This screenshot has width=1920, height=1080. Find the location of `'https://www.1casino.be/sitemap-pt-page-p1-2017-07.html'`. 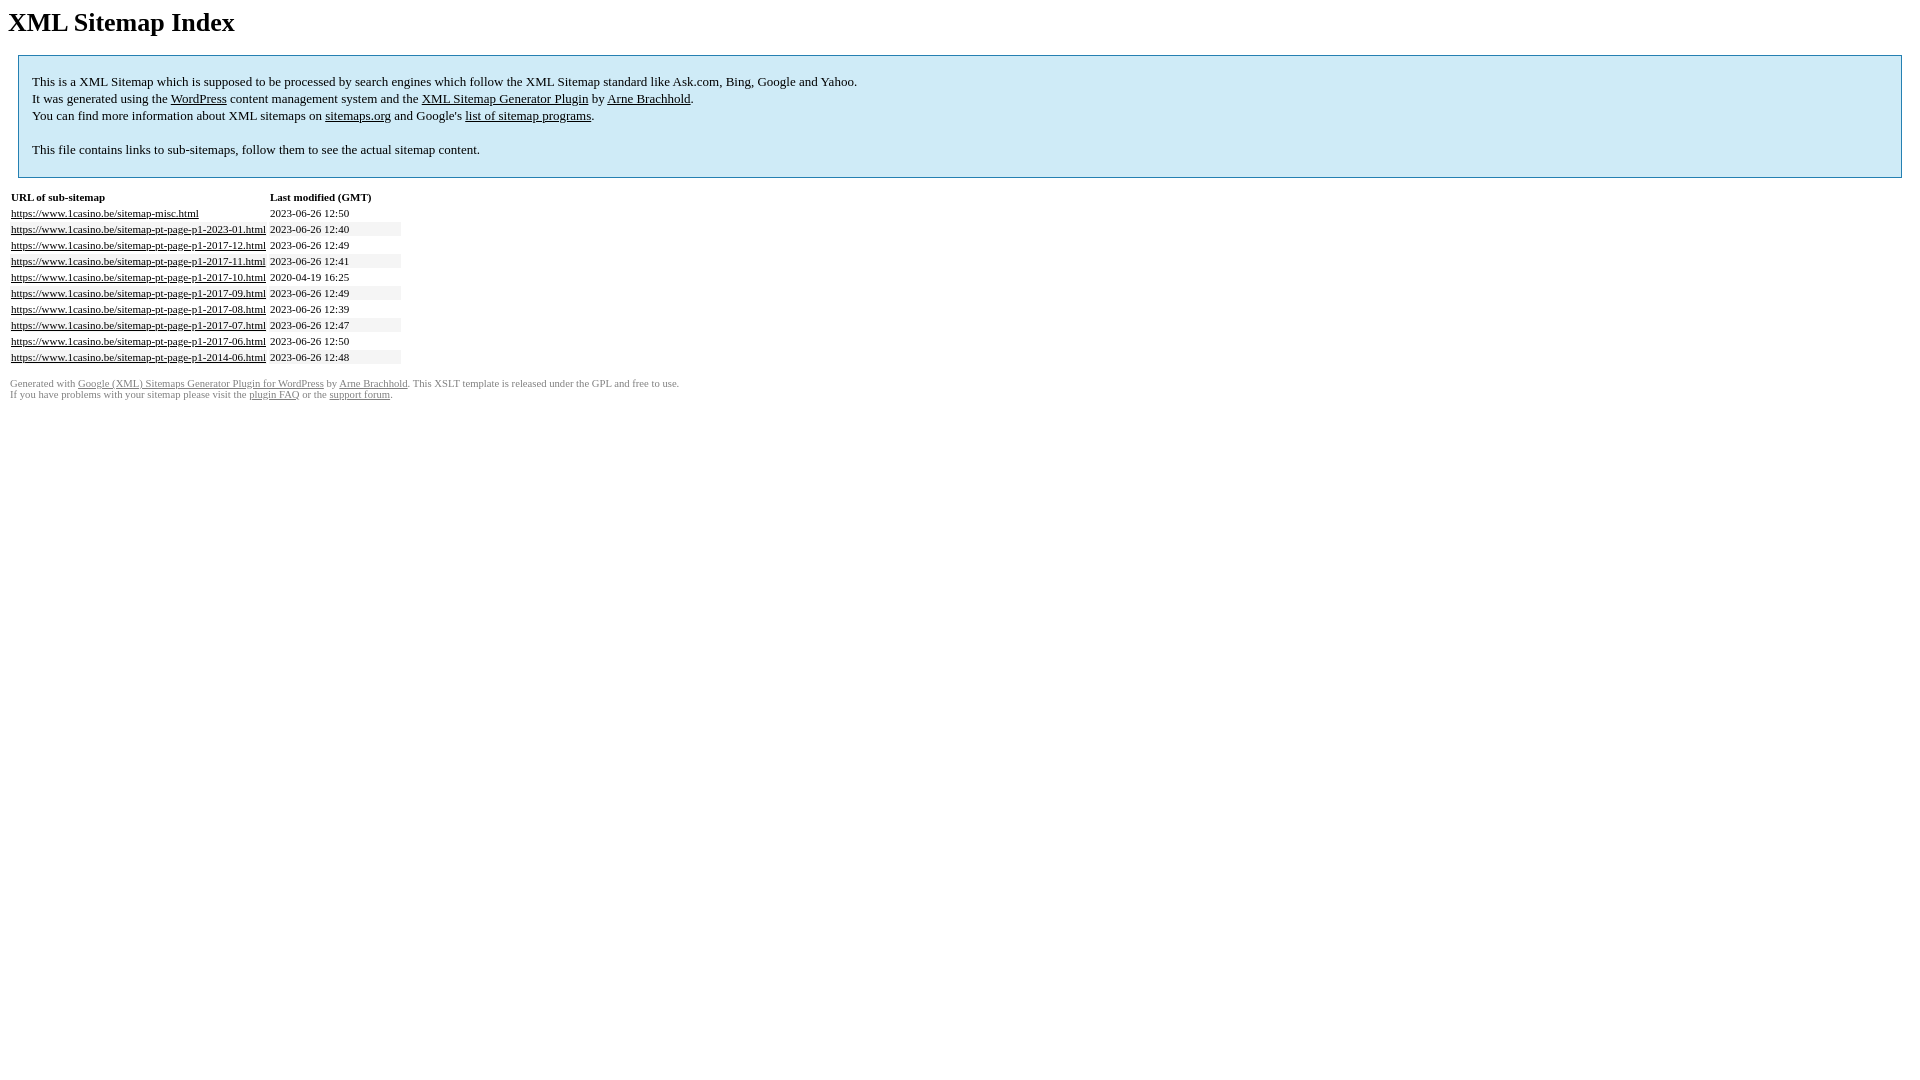

'https://www.1casino.be/sitemap-pt-page-p1-2017-07.html' is located at coordinates (137, 323).